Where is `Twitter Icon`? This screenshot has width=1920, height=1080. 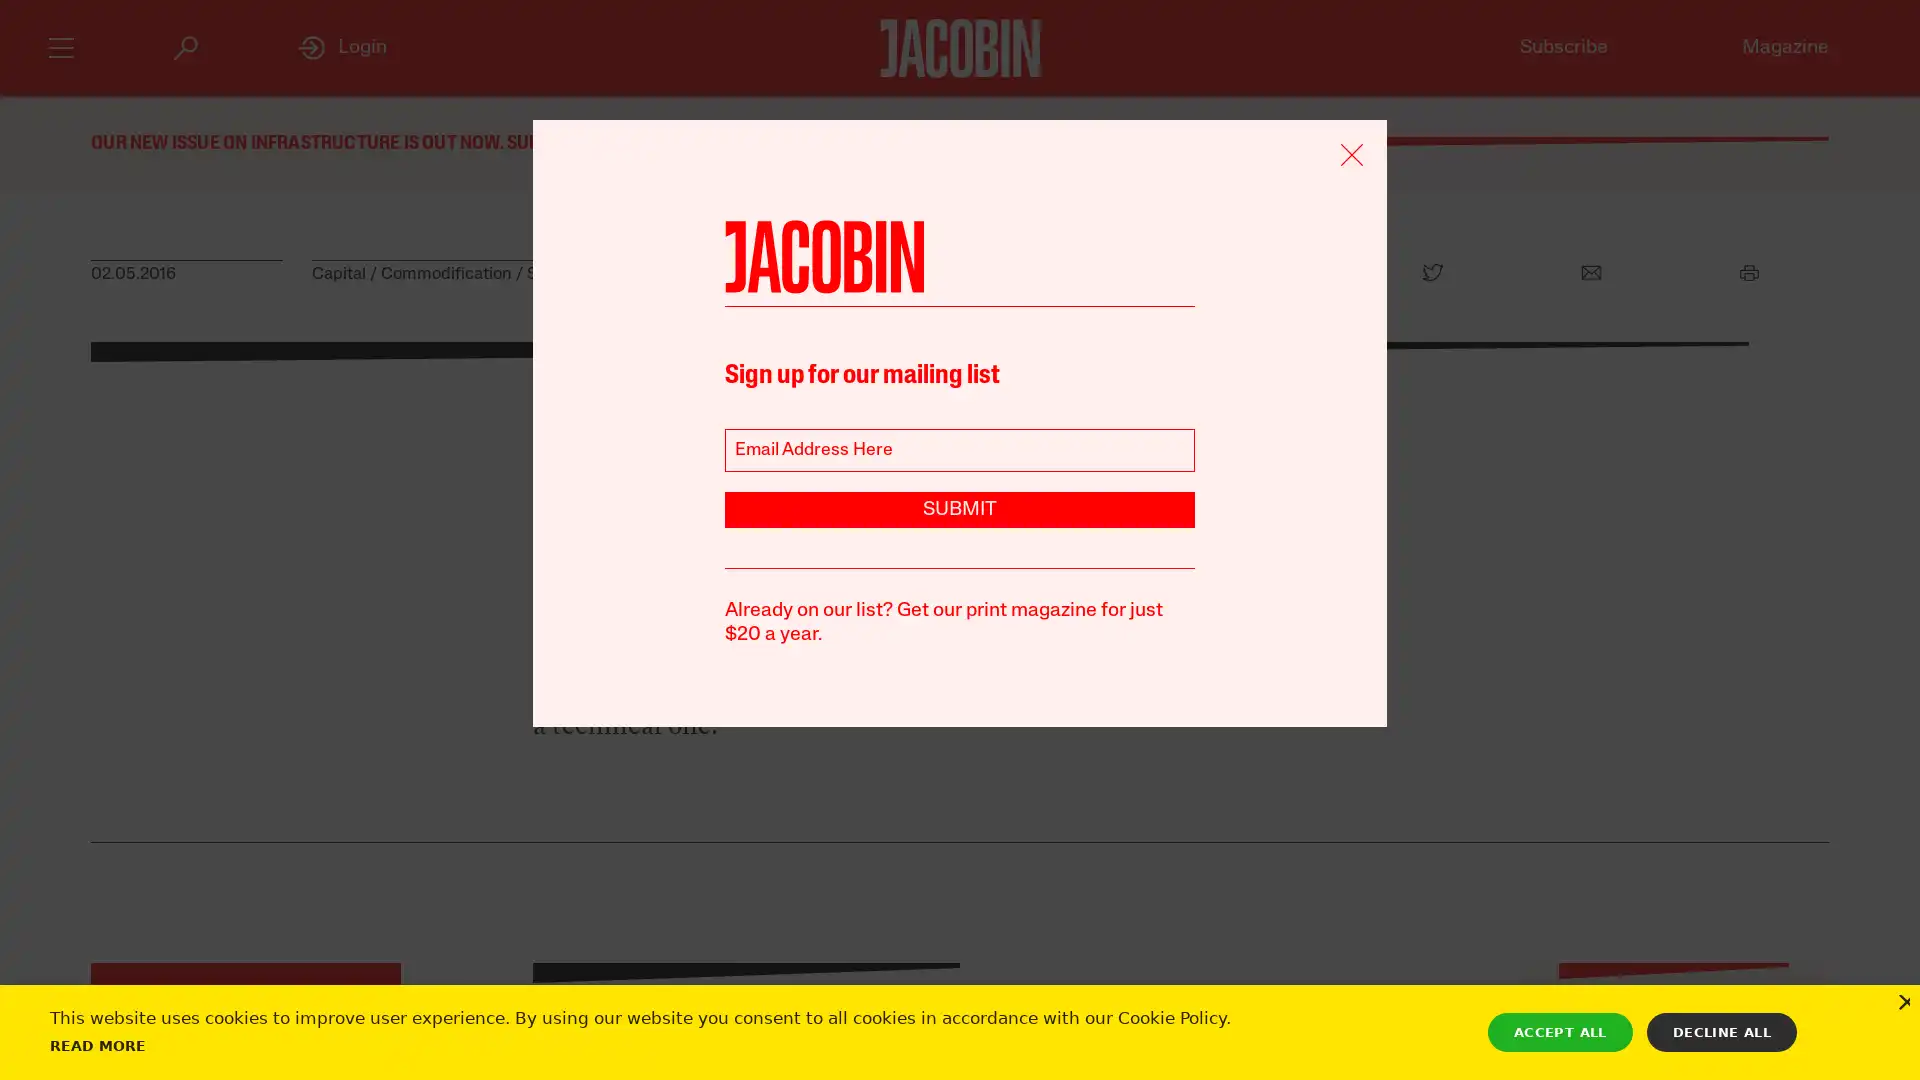
Twitter Icon is located at coordinates (1431, 272).